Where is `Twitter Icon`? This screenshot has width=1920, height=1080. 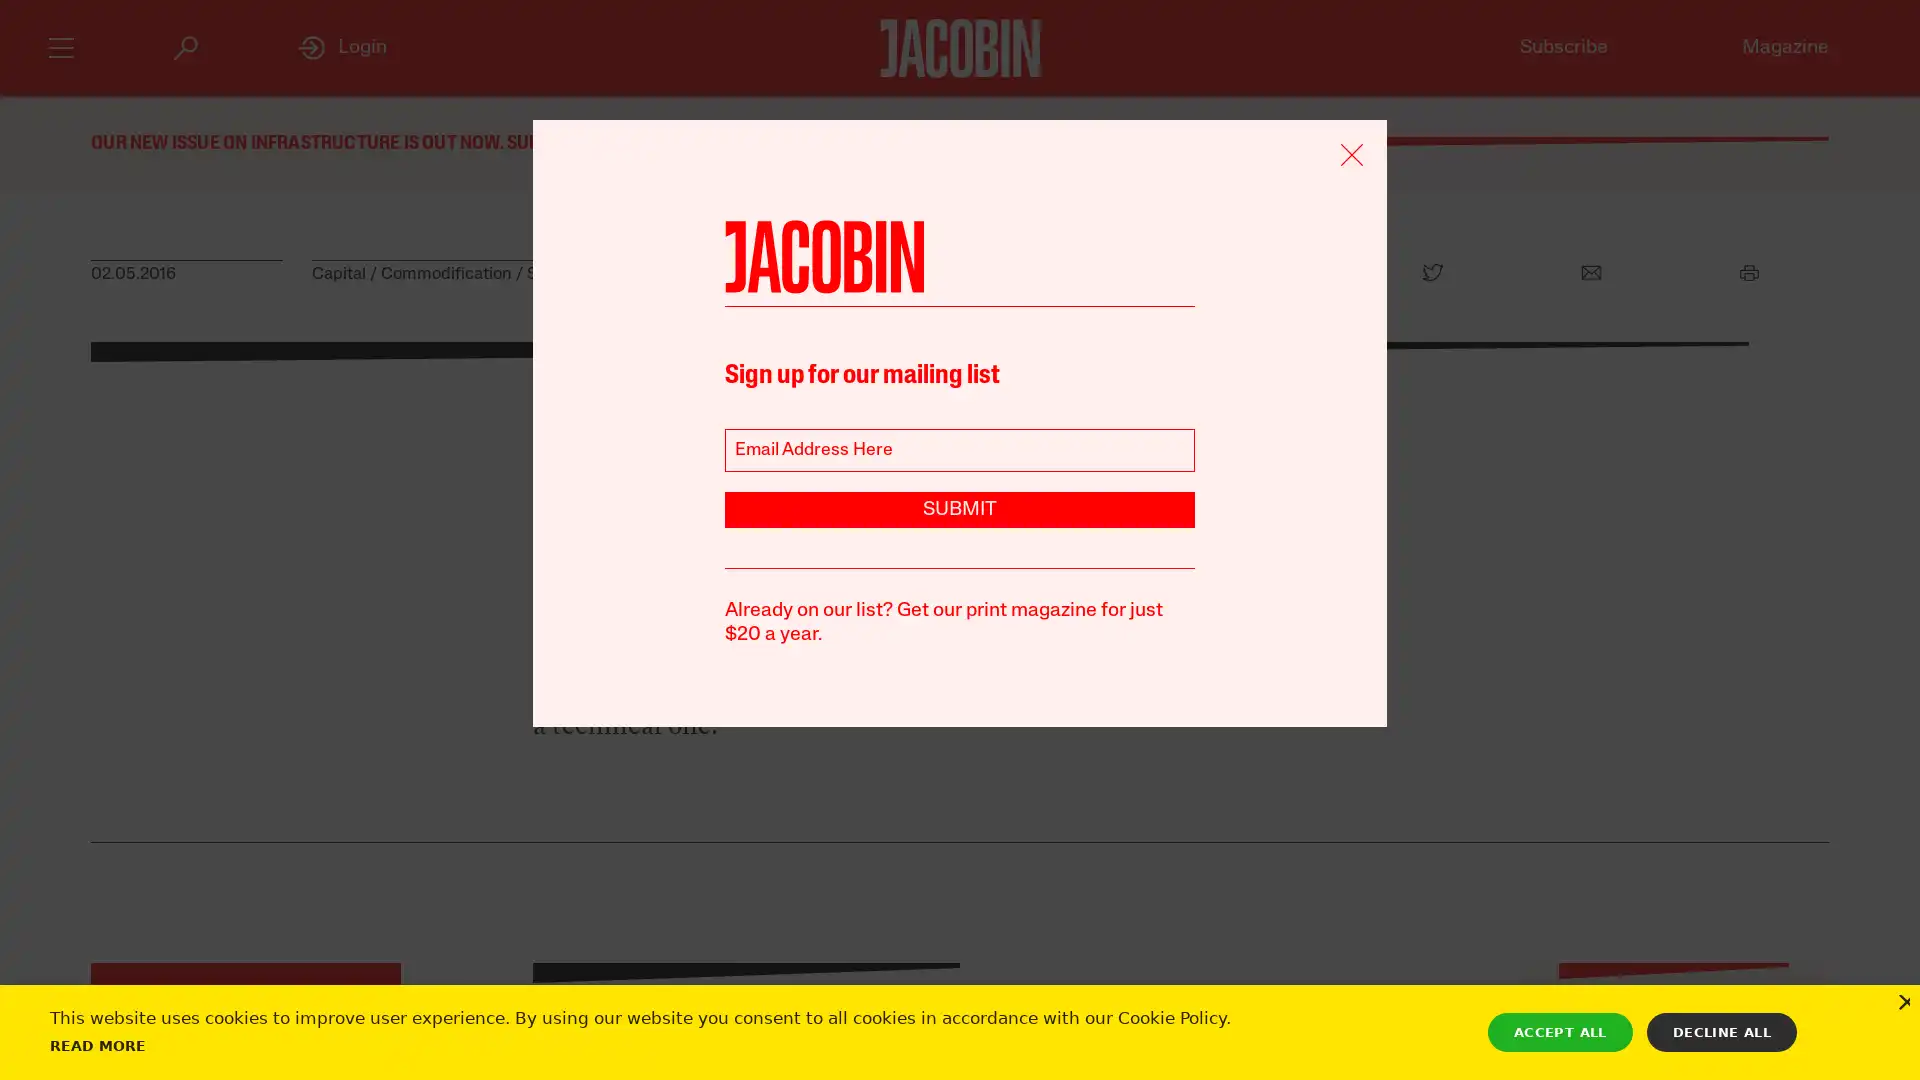
Twitter Icon is located at coordinates (1431, 272).